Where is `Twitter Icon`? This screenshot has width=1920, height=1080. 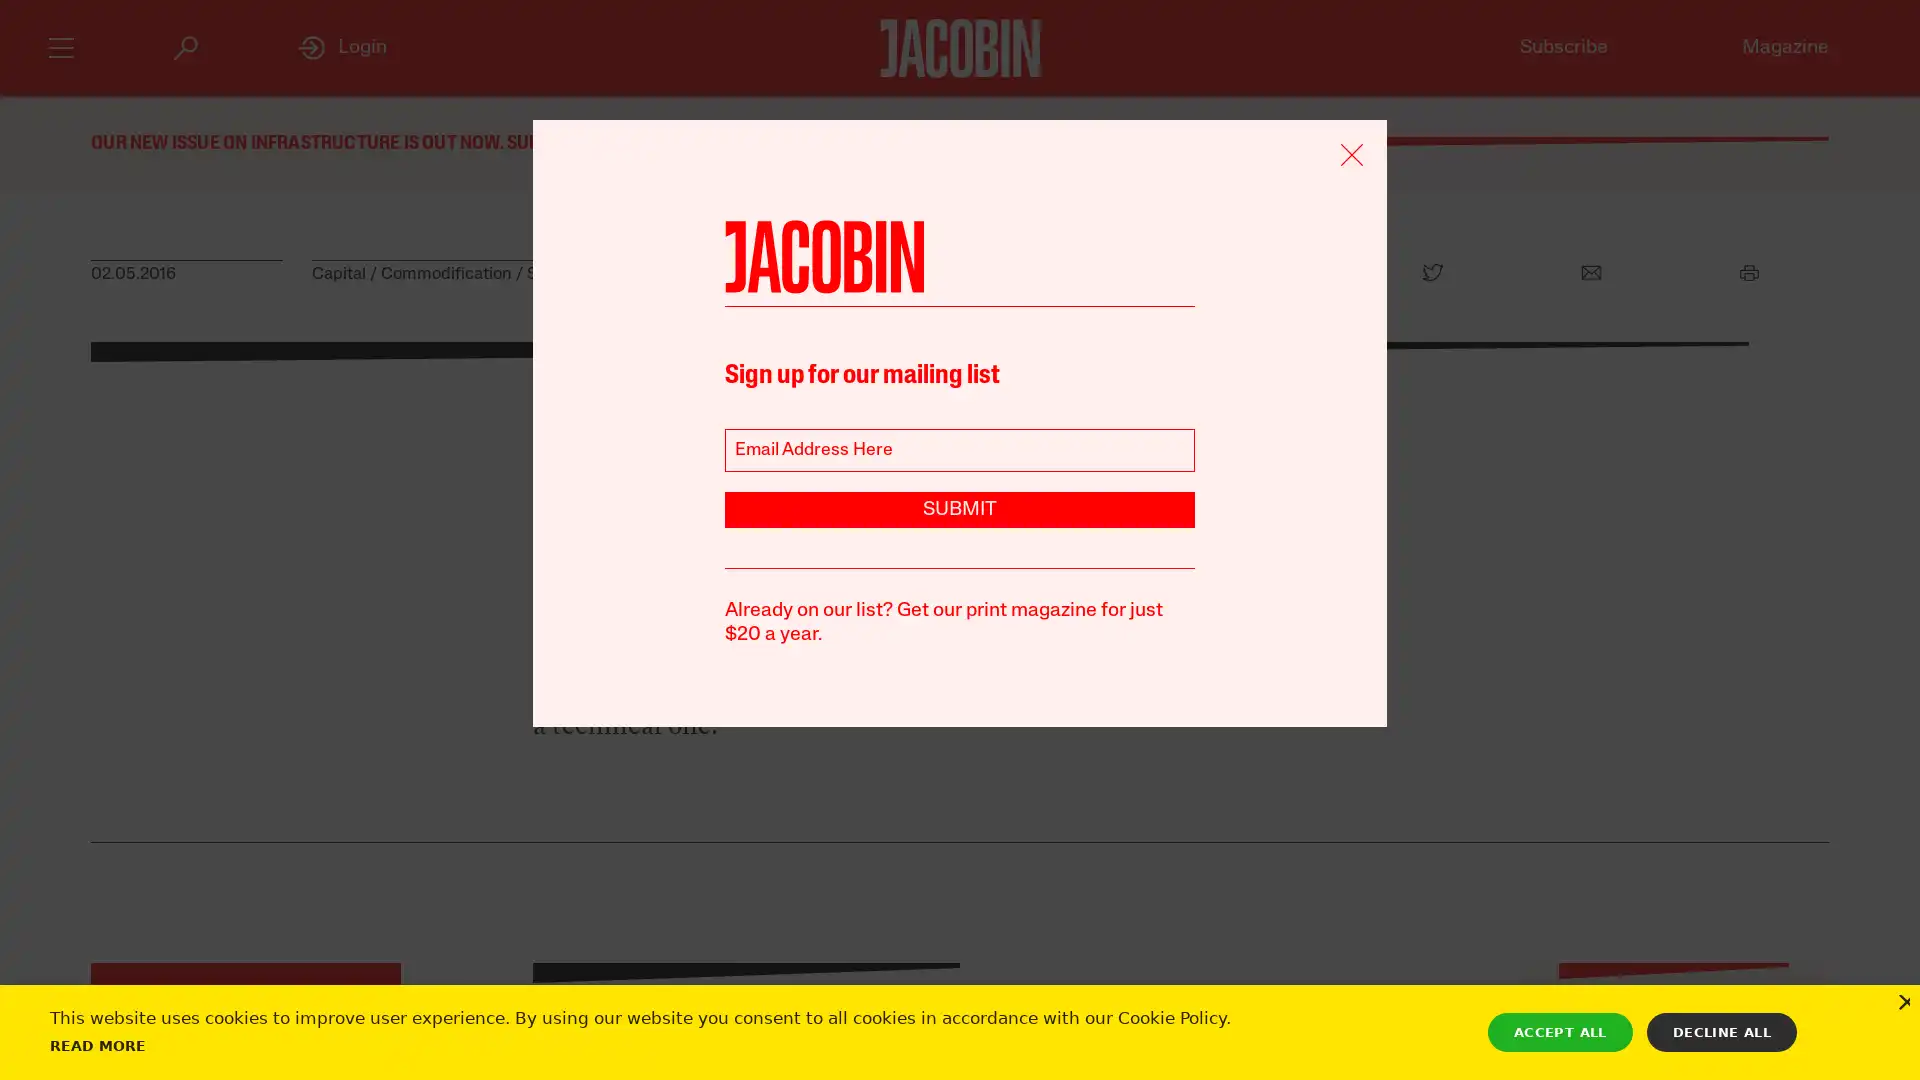
Twitter Icon is located at coordinates (1431, 272).